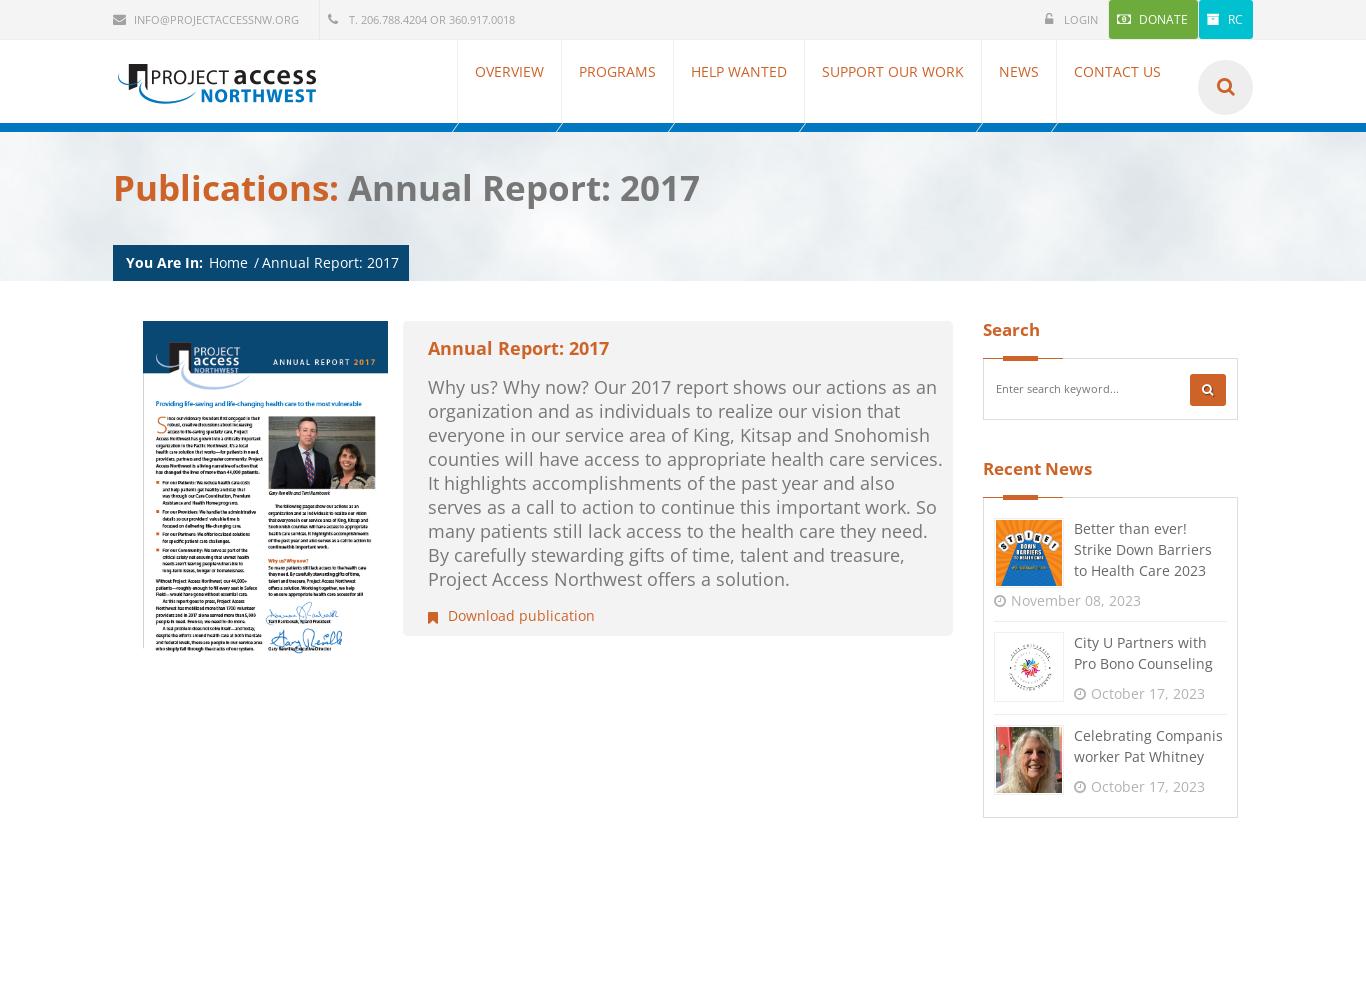 This screenshot has height=1000, width=1366. Describe the element at coordinates (1143, 652) in the screenshot. I see `'City U Partners with Pro Bono Counseling'` at that location.